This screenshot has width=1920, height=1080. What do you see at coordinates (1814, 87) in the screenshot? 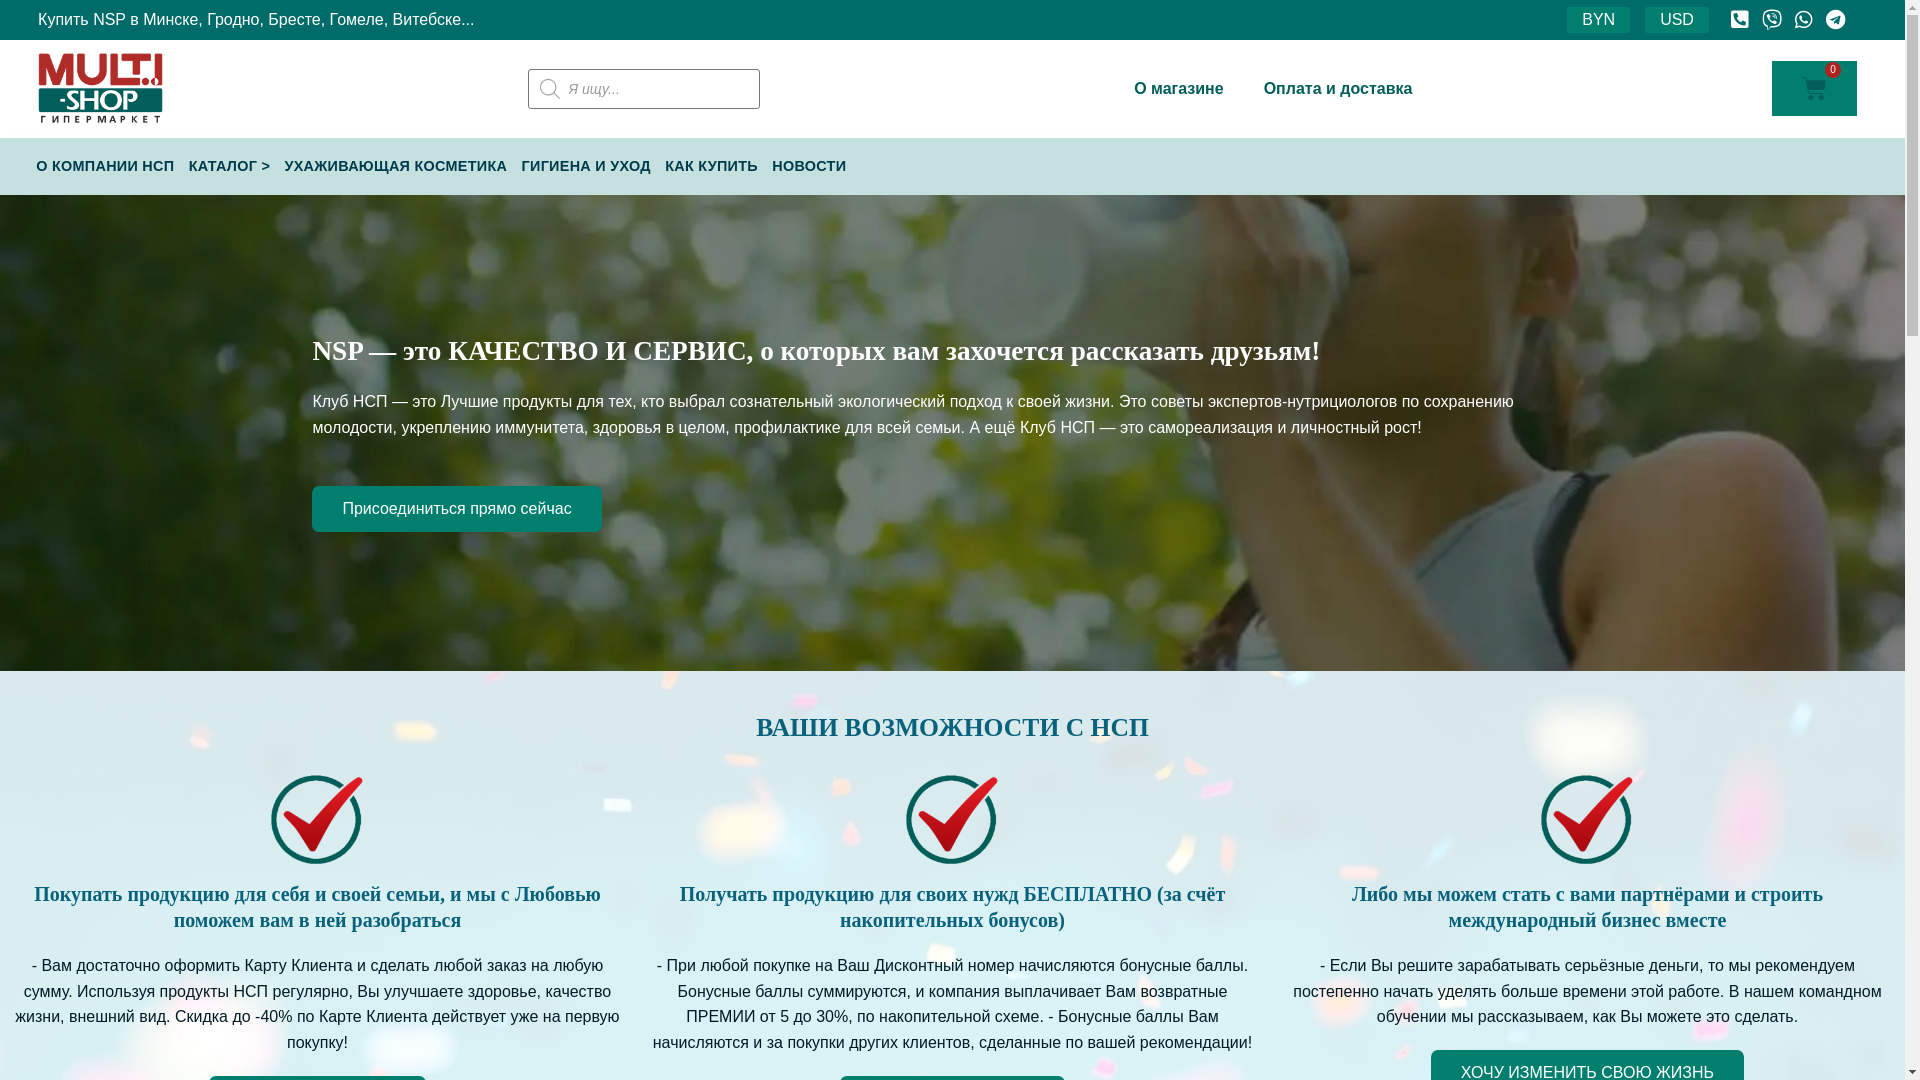
I see `'0'` at bounding box center [1814, 87].